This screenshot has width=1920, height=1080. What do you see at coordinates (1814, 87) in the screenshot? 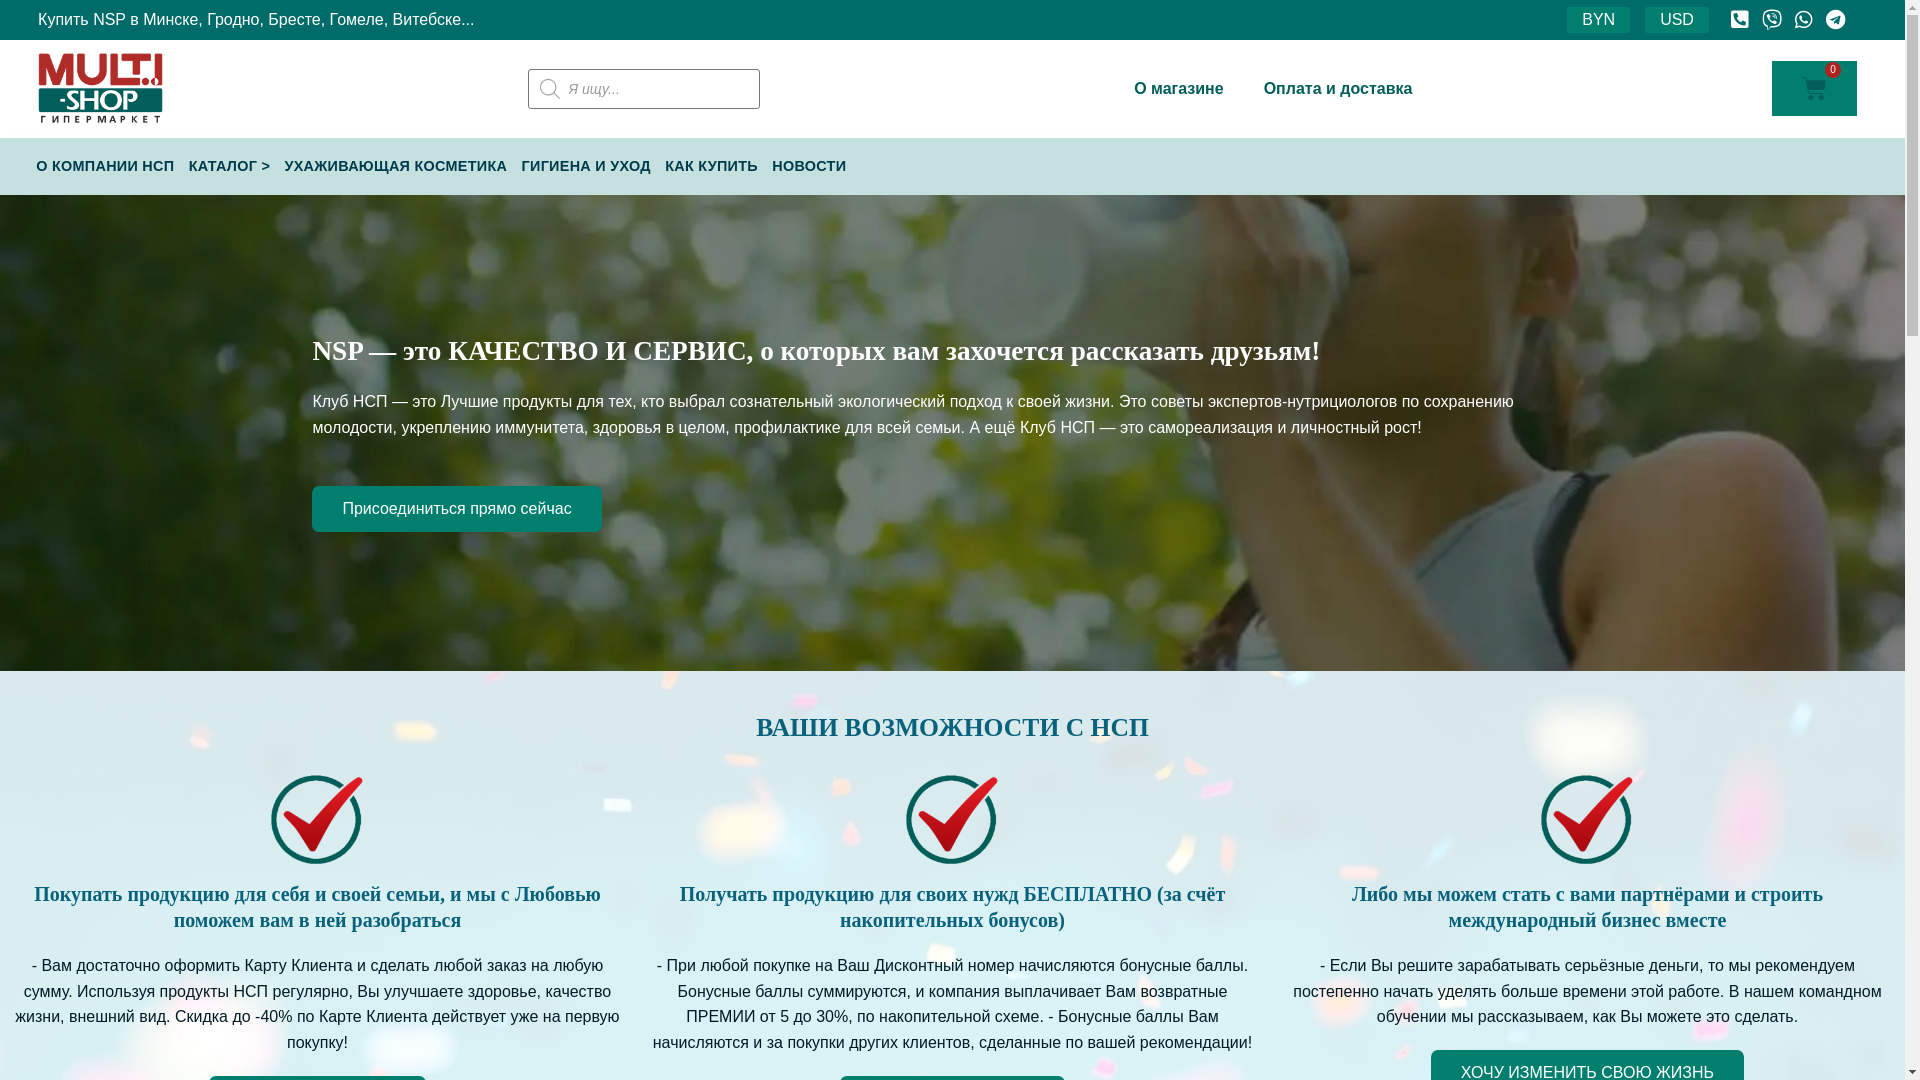
I see `'0'` at bounding box center [1814, 87].